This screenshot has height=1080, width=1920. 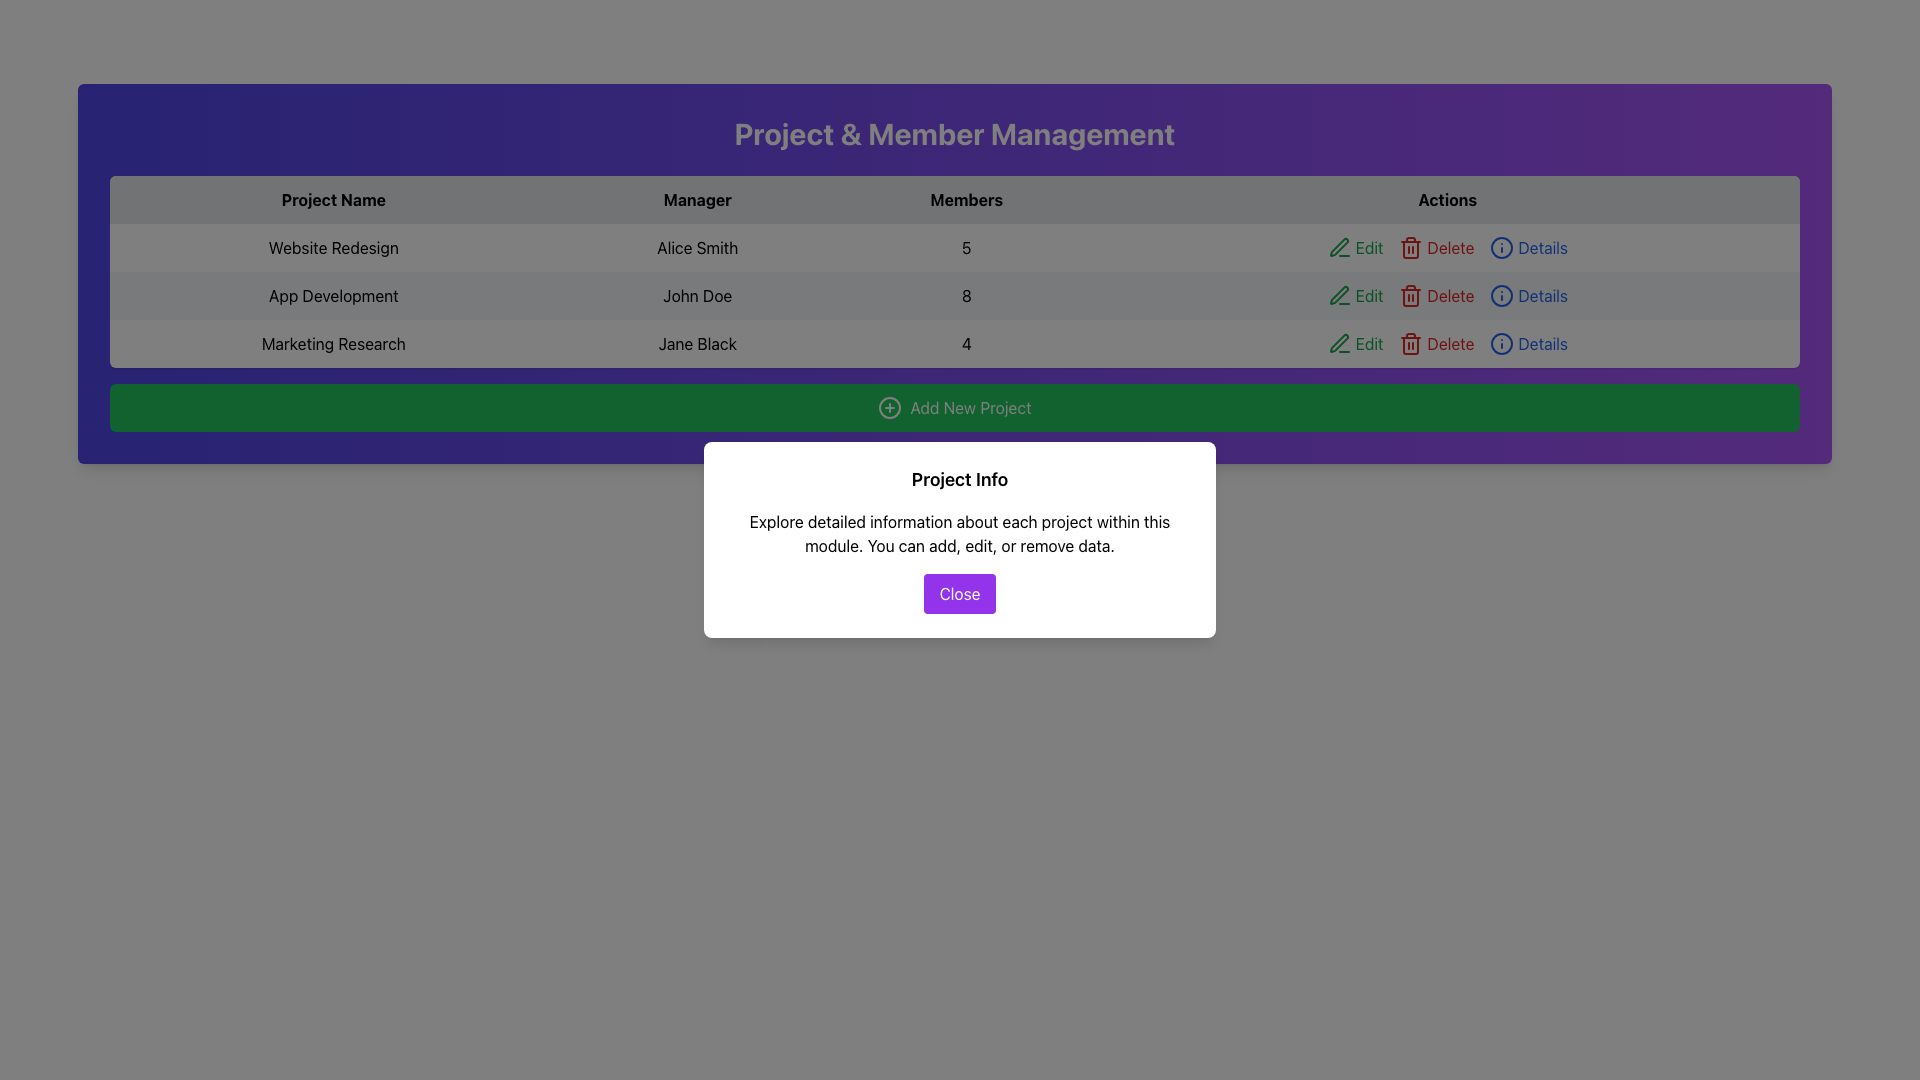 What do you see at coordinates (1502, 246) in the screenshot?
I see `the Circular Icon that represents an information indicator within the 'Details' button in the 'Actions' column of the table to possibly see a tooltip` at bounding box center [1502, 246].